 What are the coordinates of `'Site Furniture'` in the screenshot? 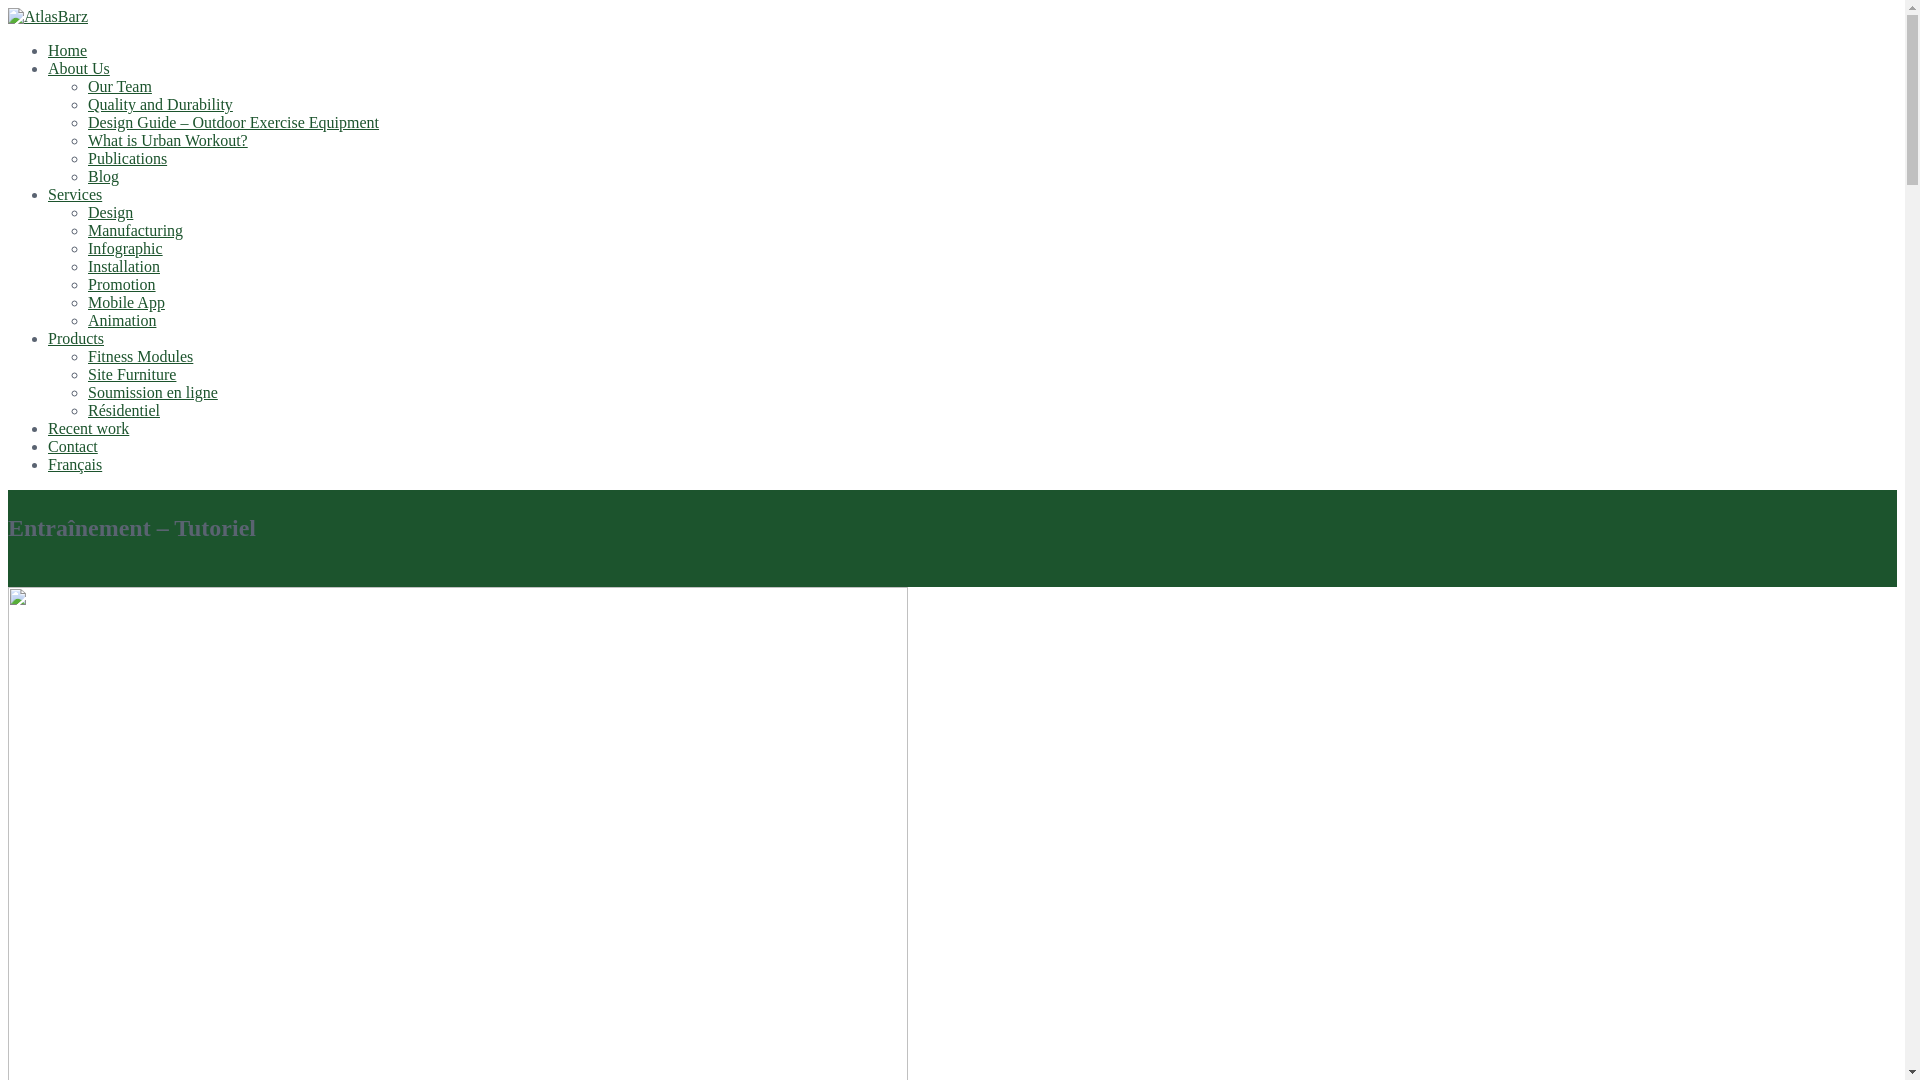 It's located at (130, 374).